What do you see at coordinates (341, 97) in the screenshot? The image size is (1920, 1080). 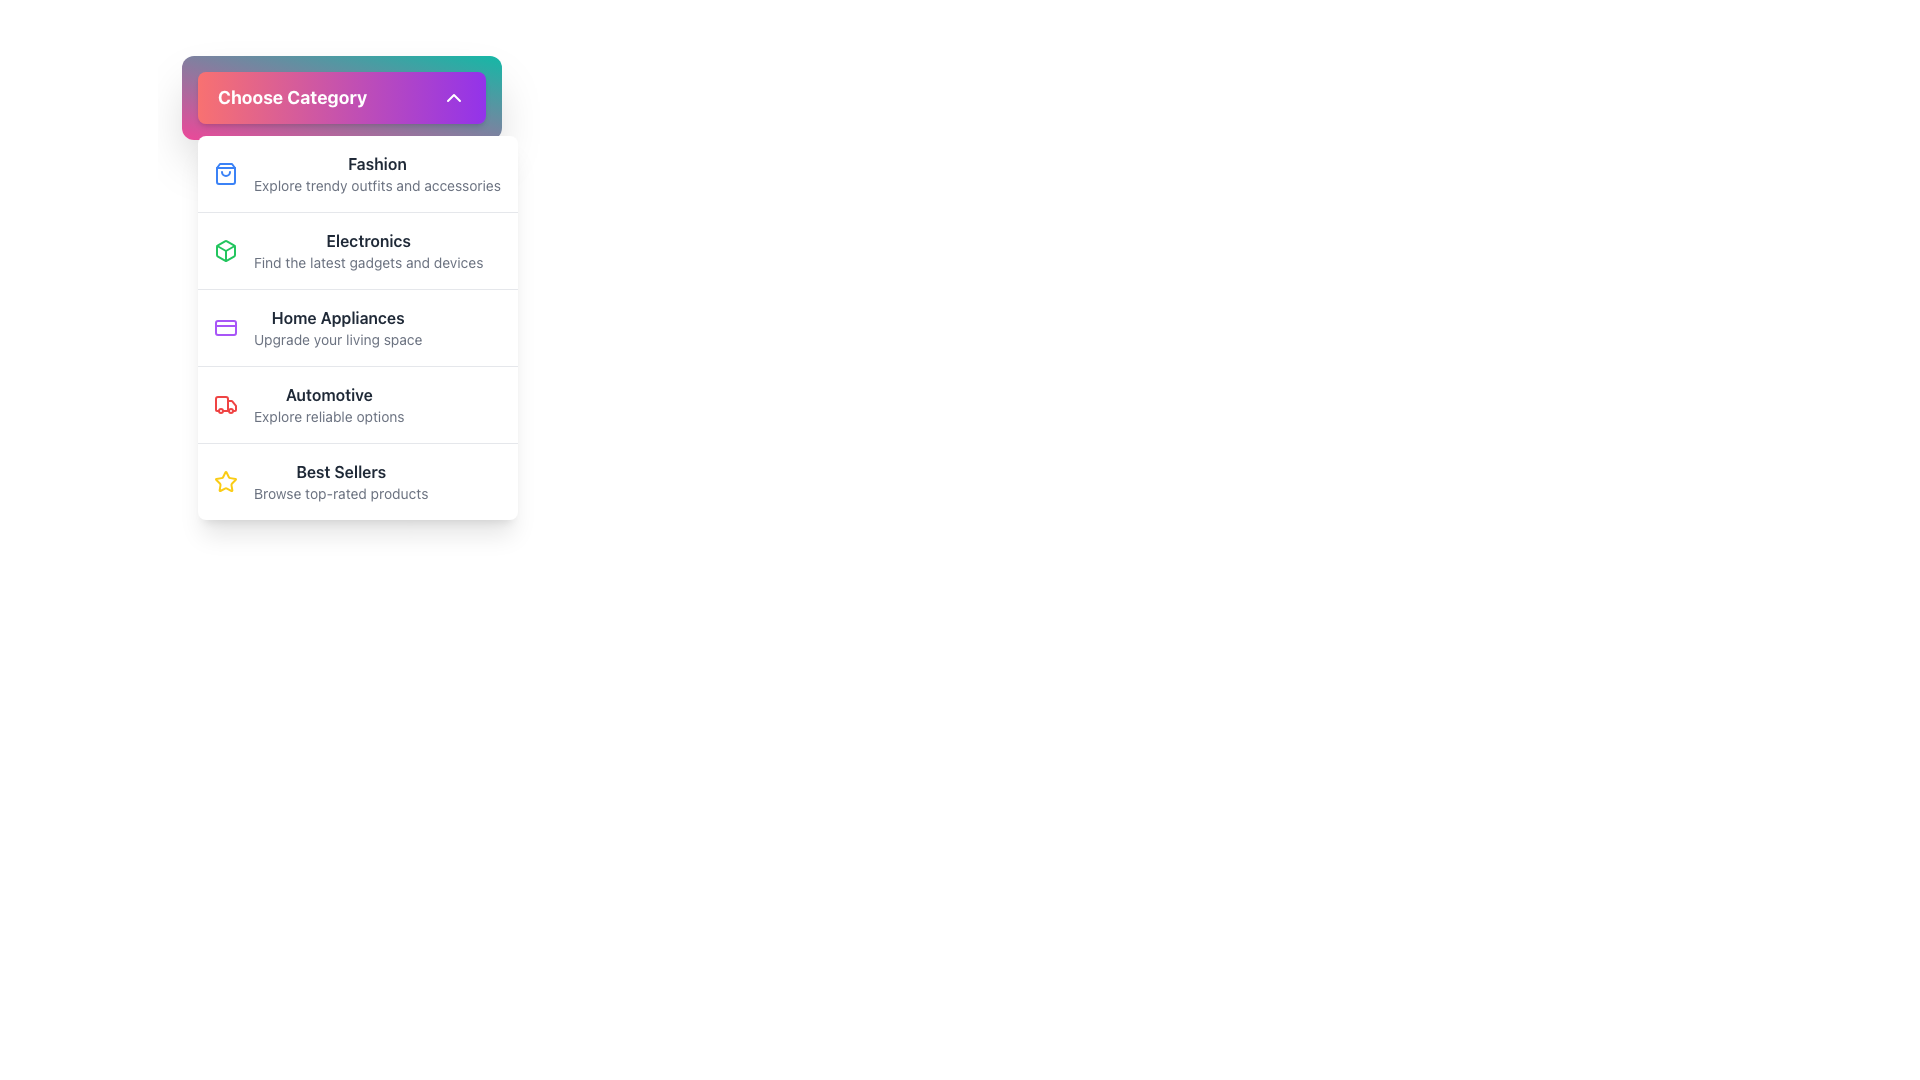 I see `the Dropdown Toggle Button labeled 'Choose Category' with a gradient background transitioning from red to purple, which contains an upward-facing chevron icon` at bounding box center [341, 97].